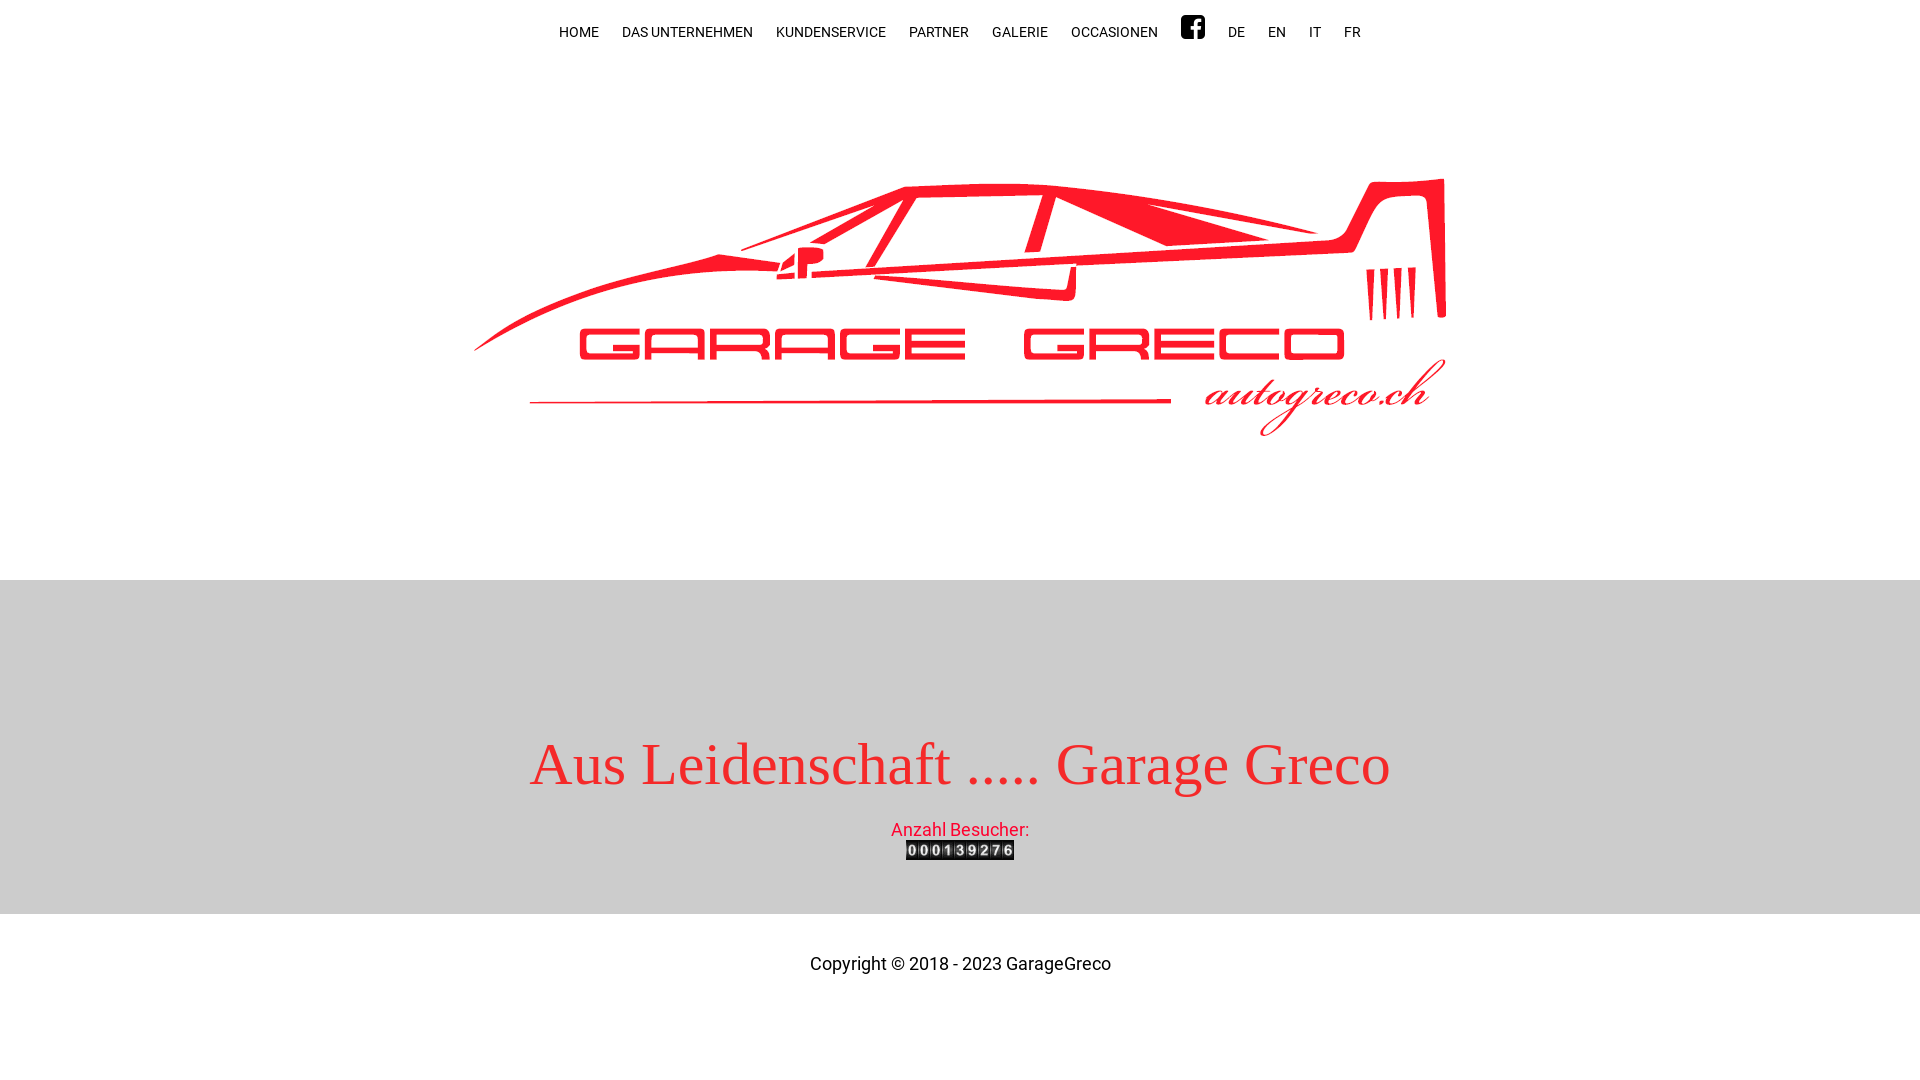 The height and width of the screenshot is (1080, 1920). What do you see at coordinates (938, 31) in the screenshot?
I see `'PARTNER'` at bounding box center [938, 31].